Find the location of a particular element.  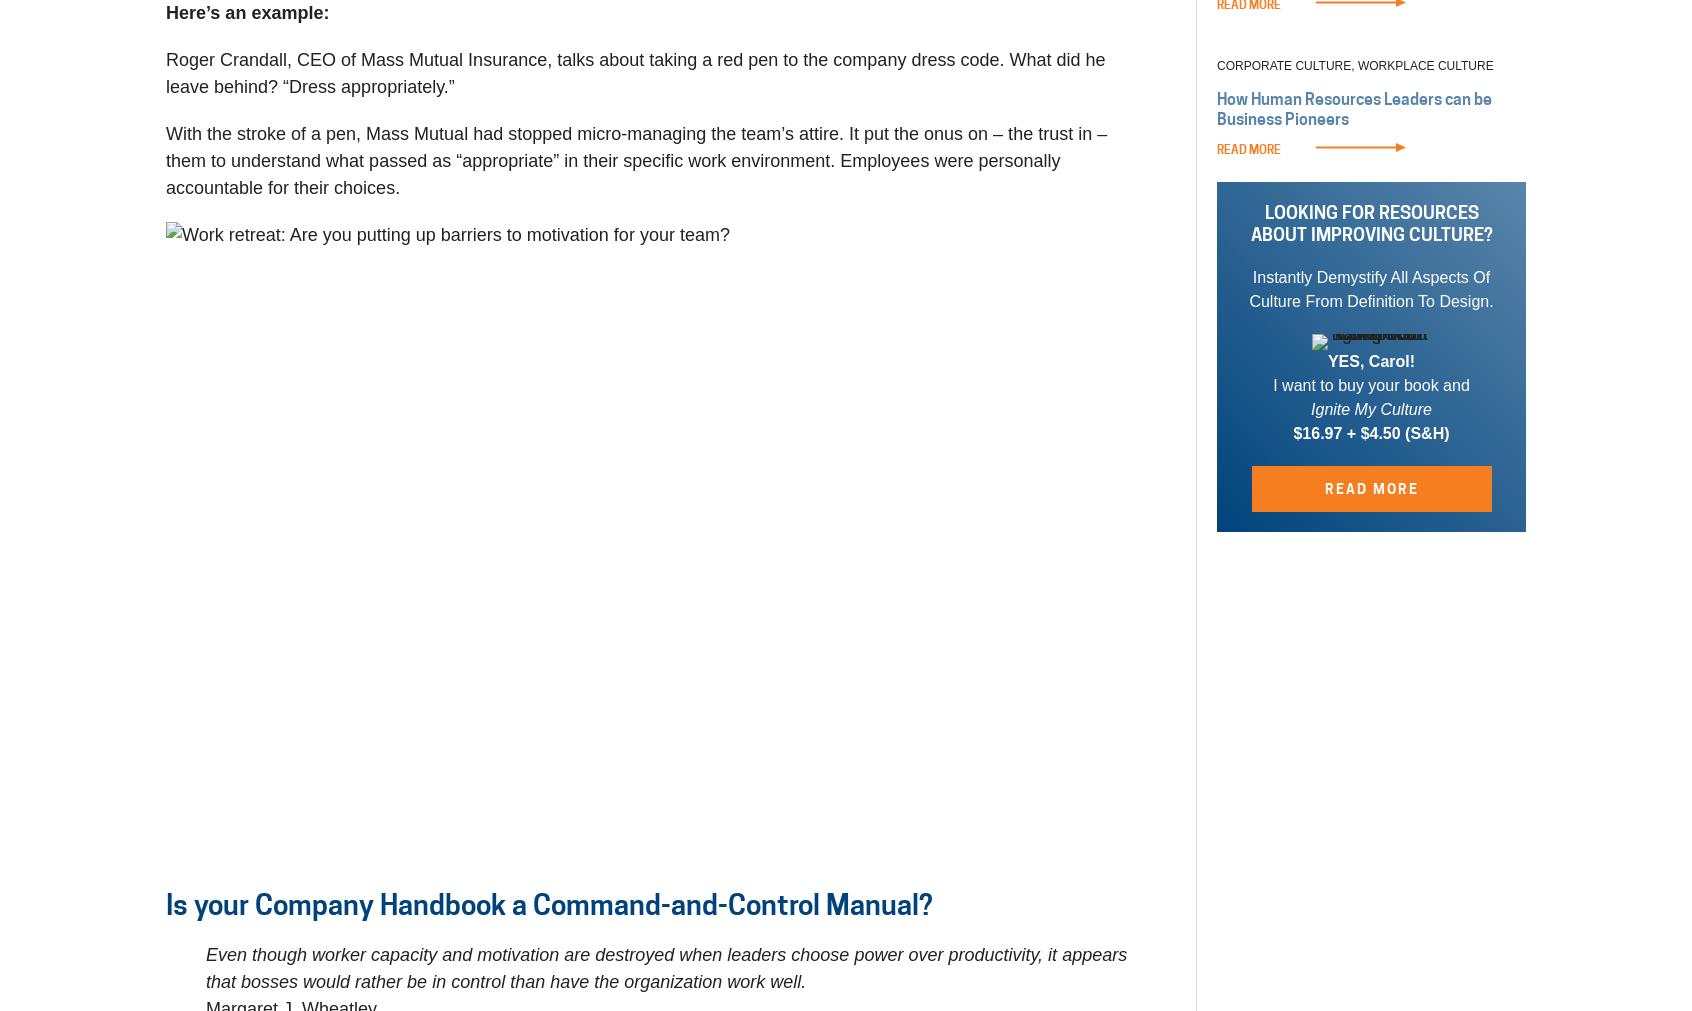

',' is located at coordinates (1351, 65).